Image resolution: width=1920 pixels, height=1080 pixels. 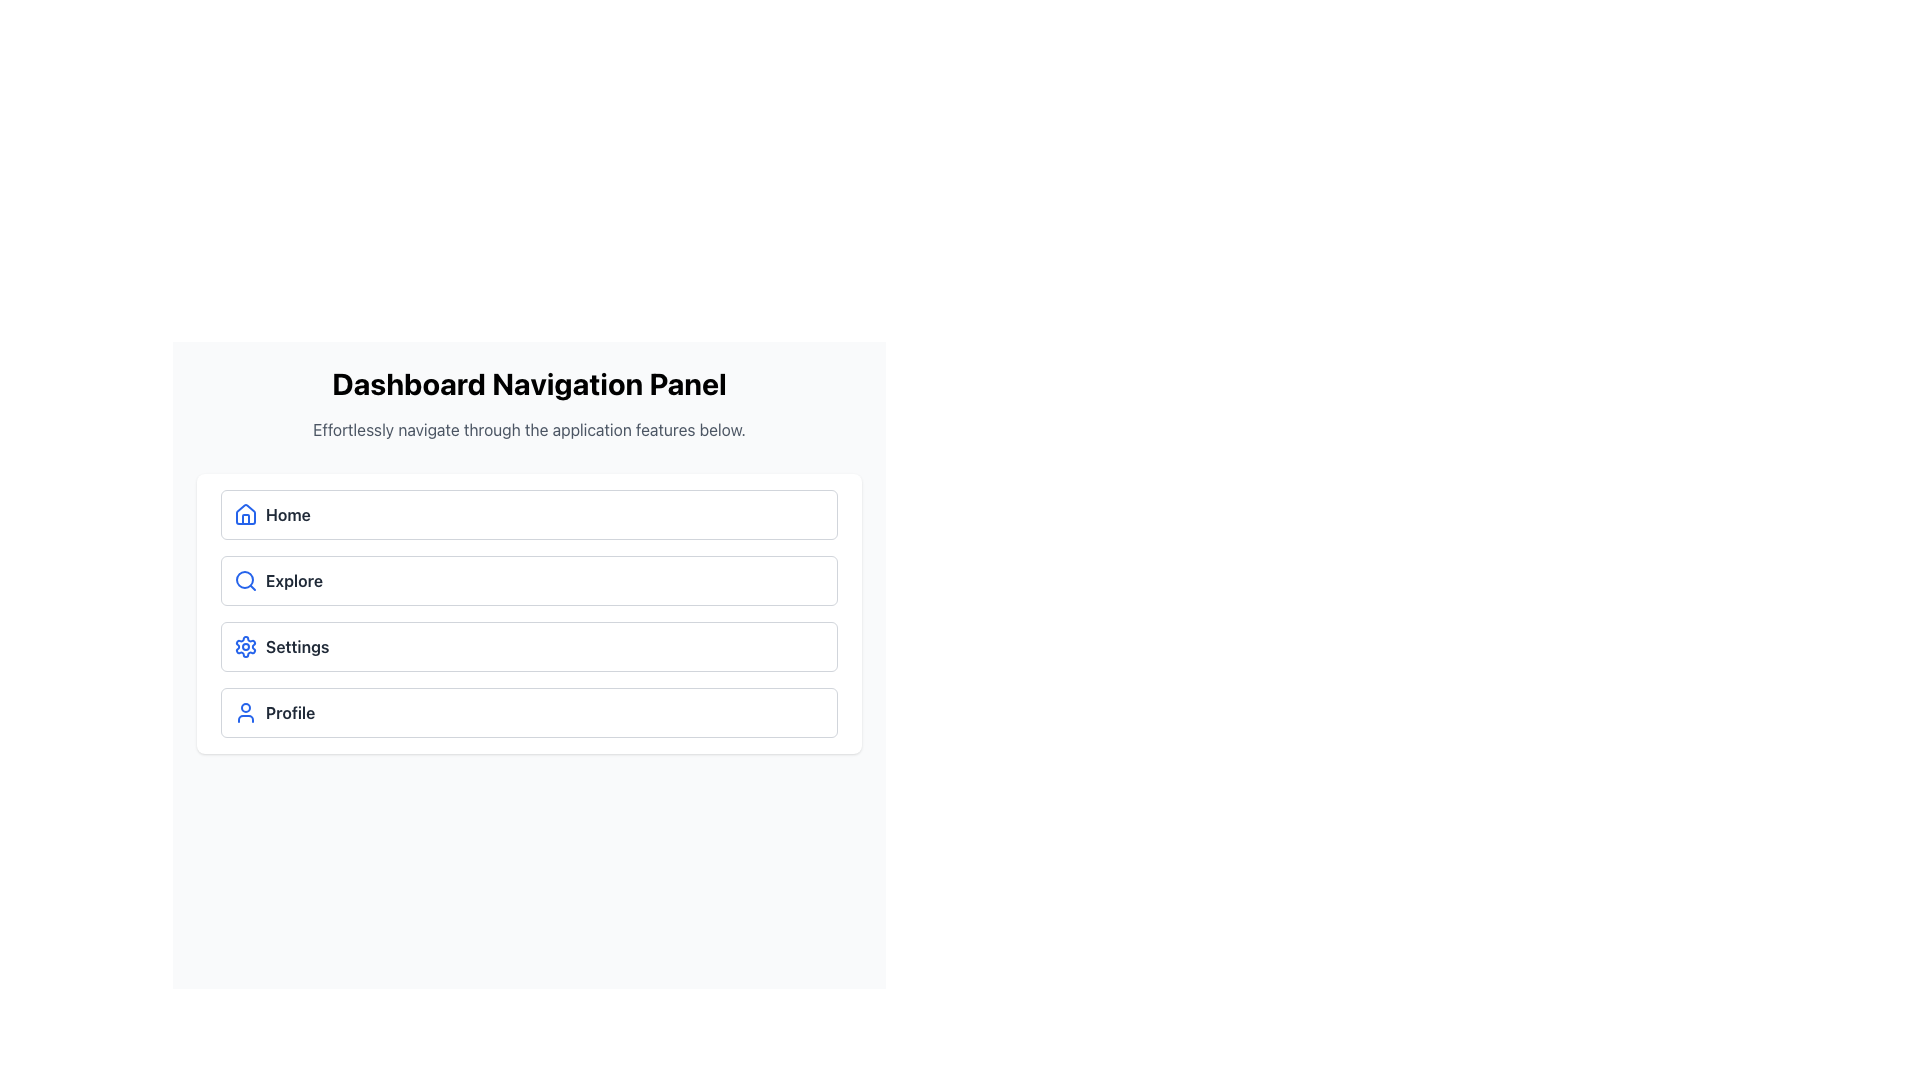 What do you see at coordinates (244, 647) in the screenshot?
I see `the blue circular gear icon representing the settings function in the 'Settings' row` at bounding box center [244, 647].